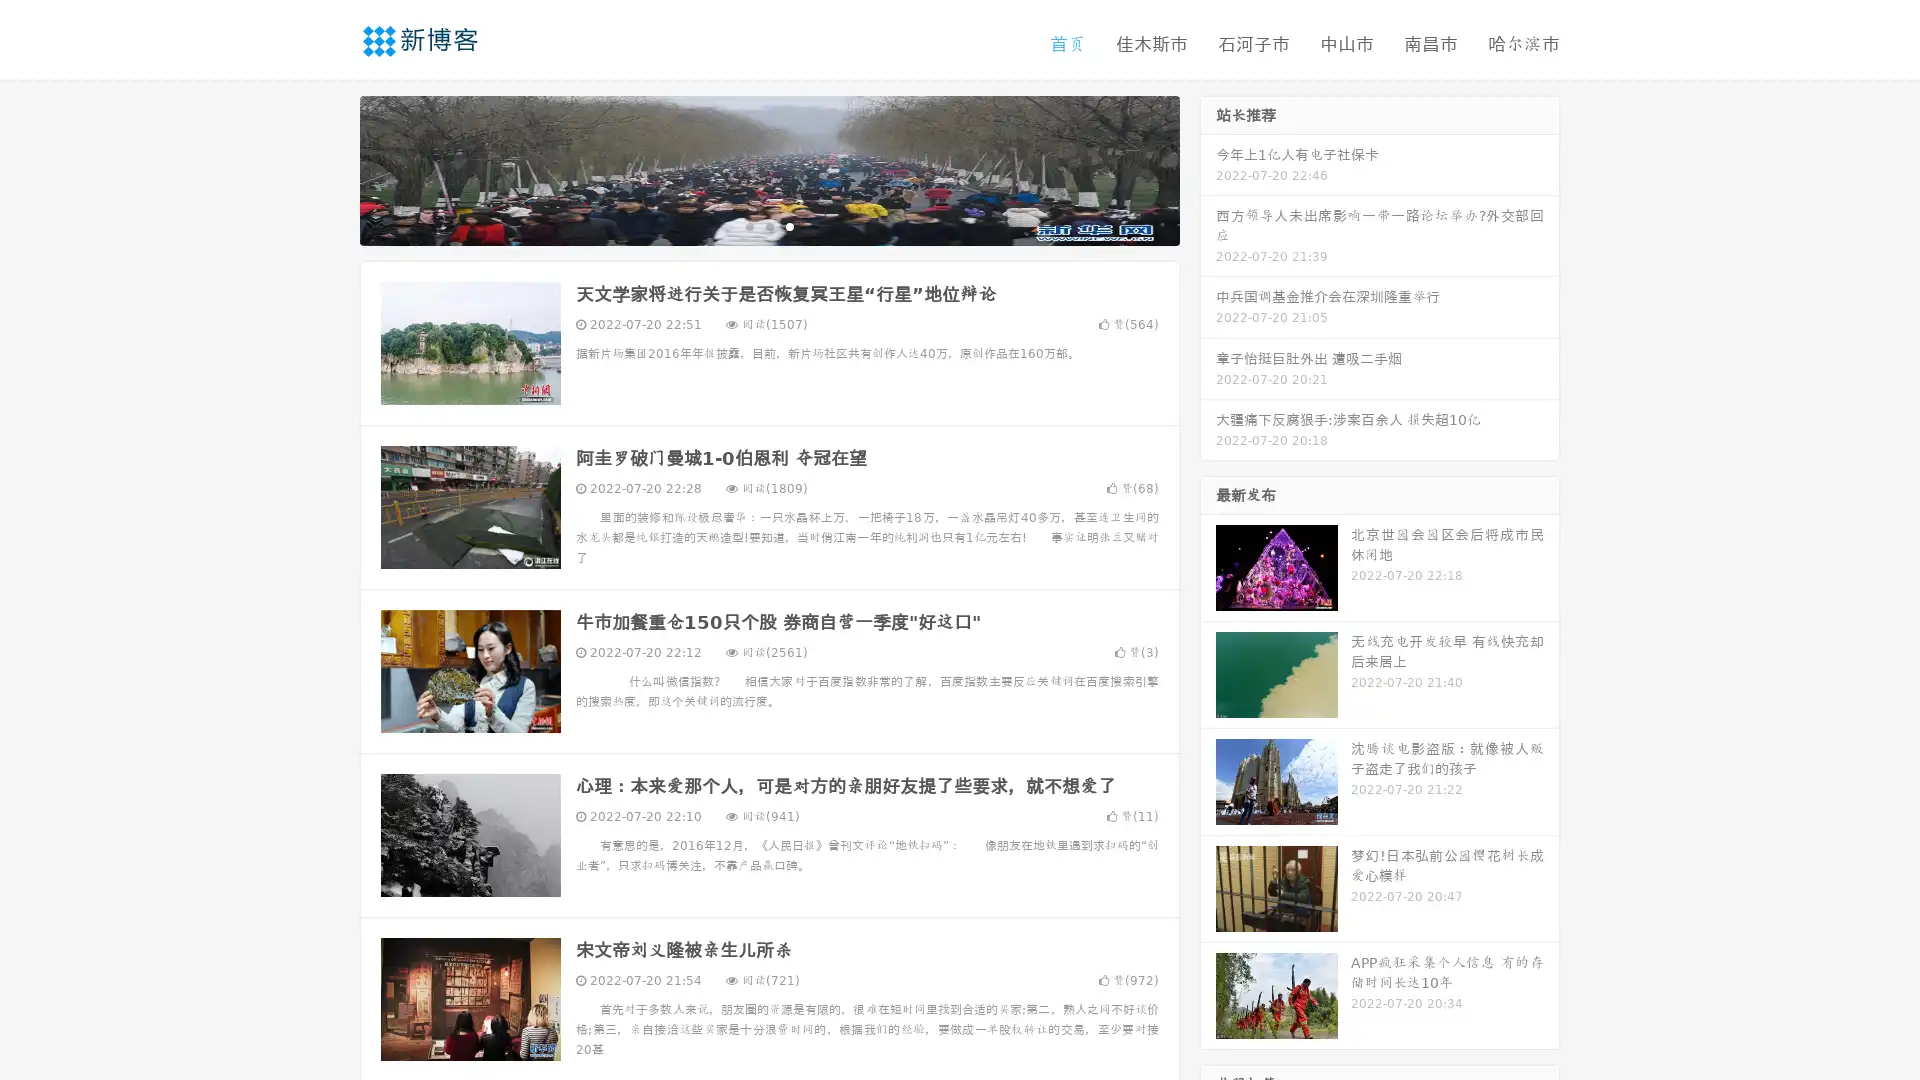  What do you see at coordinates (330, 168) in the screenshot?
I see `Previous slide` at bounding box center [330, 168].